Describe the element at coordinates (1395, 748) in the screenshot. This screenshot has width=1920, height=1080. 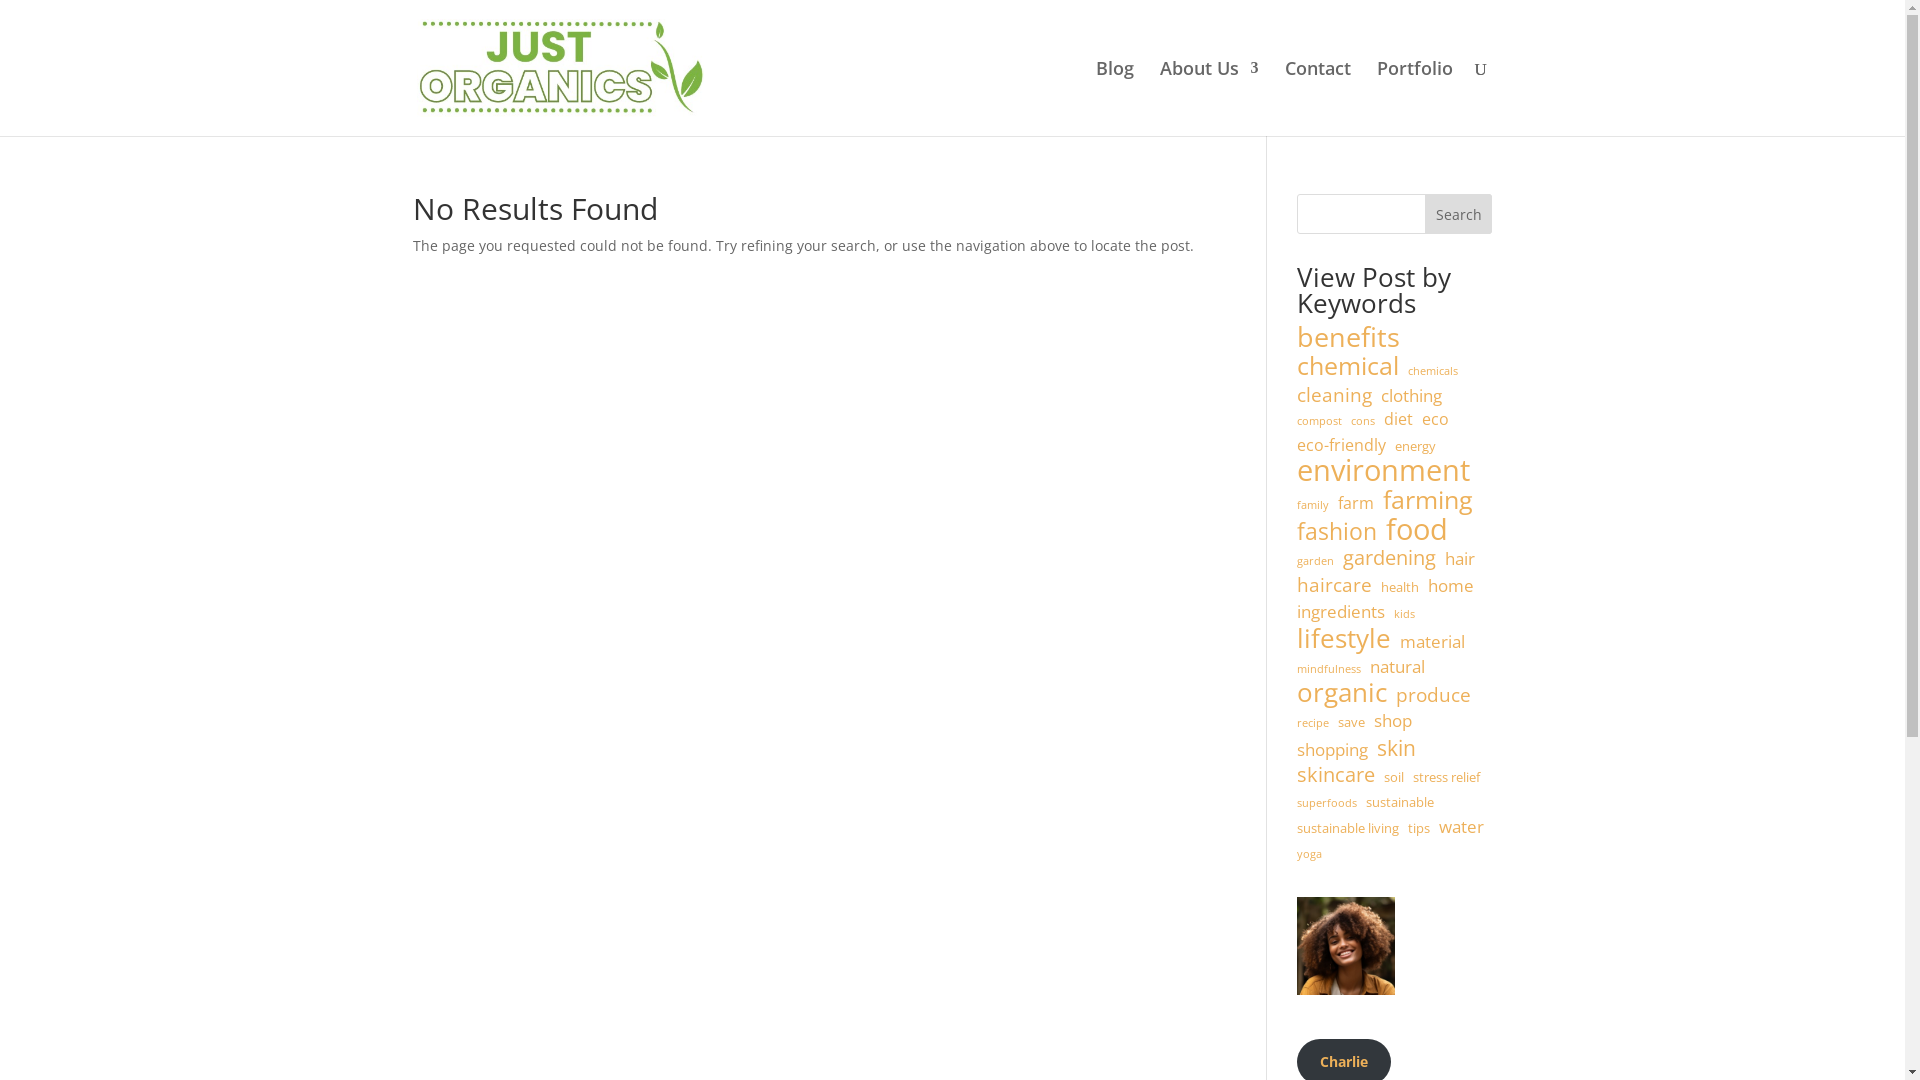
I see `'skin'` at that location.